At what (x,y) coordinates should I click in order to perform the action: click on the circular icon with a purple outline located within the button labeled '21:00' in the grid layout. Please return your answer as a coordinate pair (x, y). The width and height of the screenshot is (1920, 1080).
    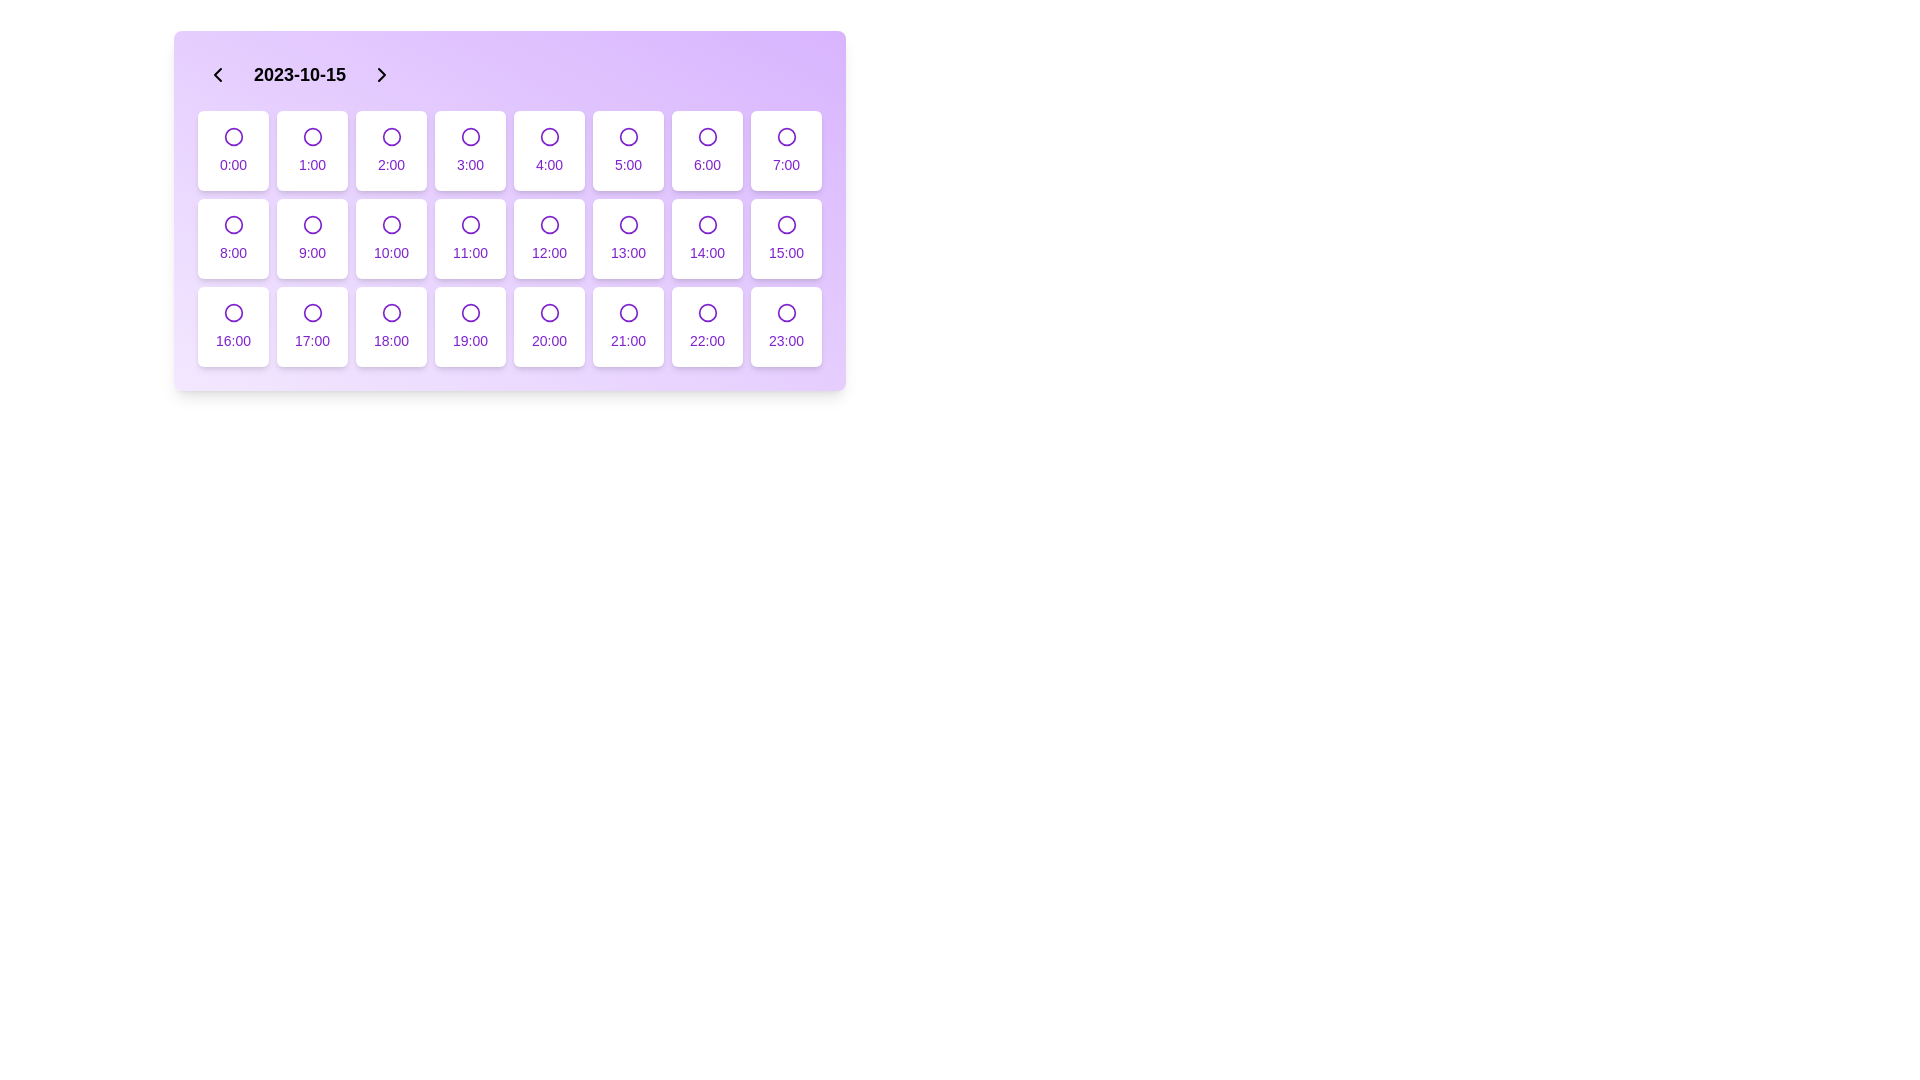
    Looking at the image, I should click on (627, 312).